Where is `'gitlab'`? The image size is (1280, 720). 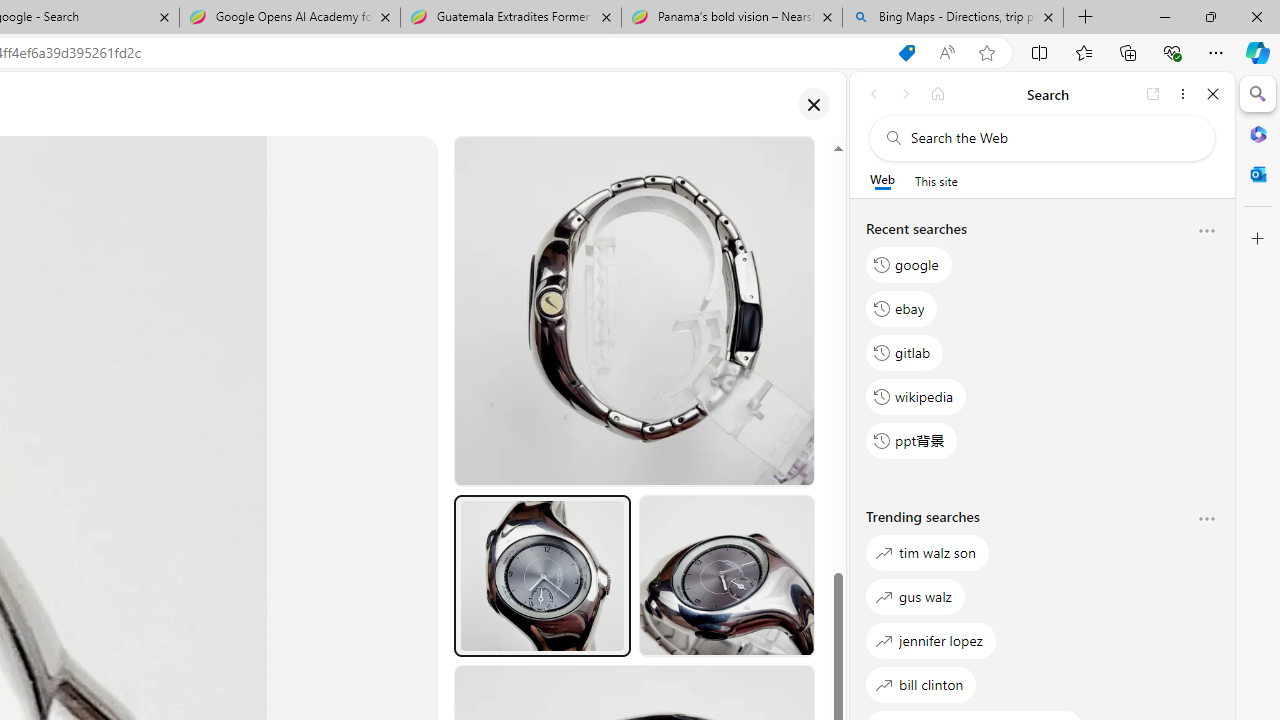 'gitlab' is located at coordinates (904, 351).